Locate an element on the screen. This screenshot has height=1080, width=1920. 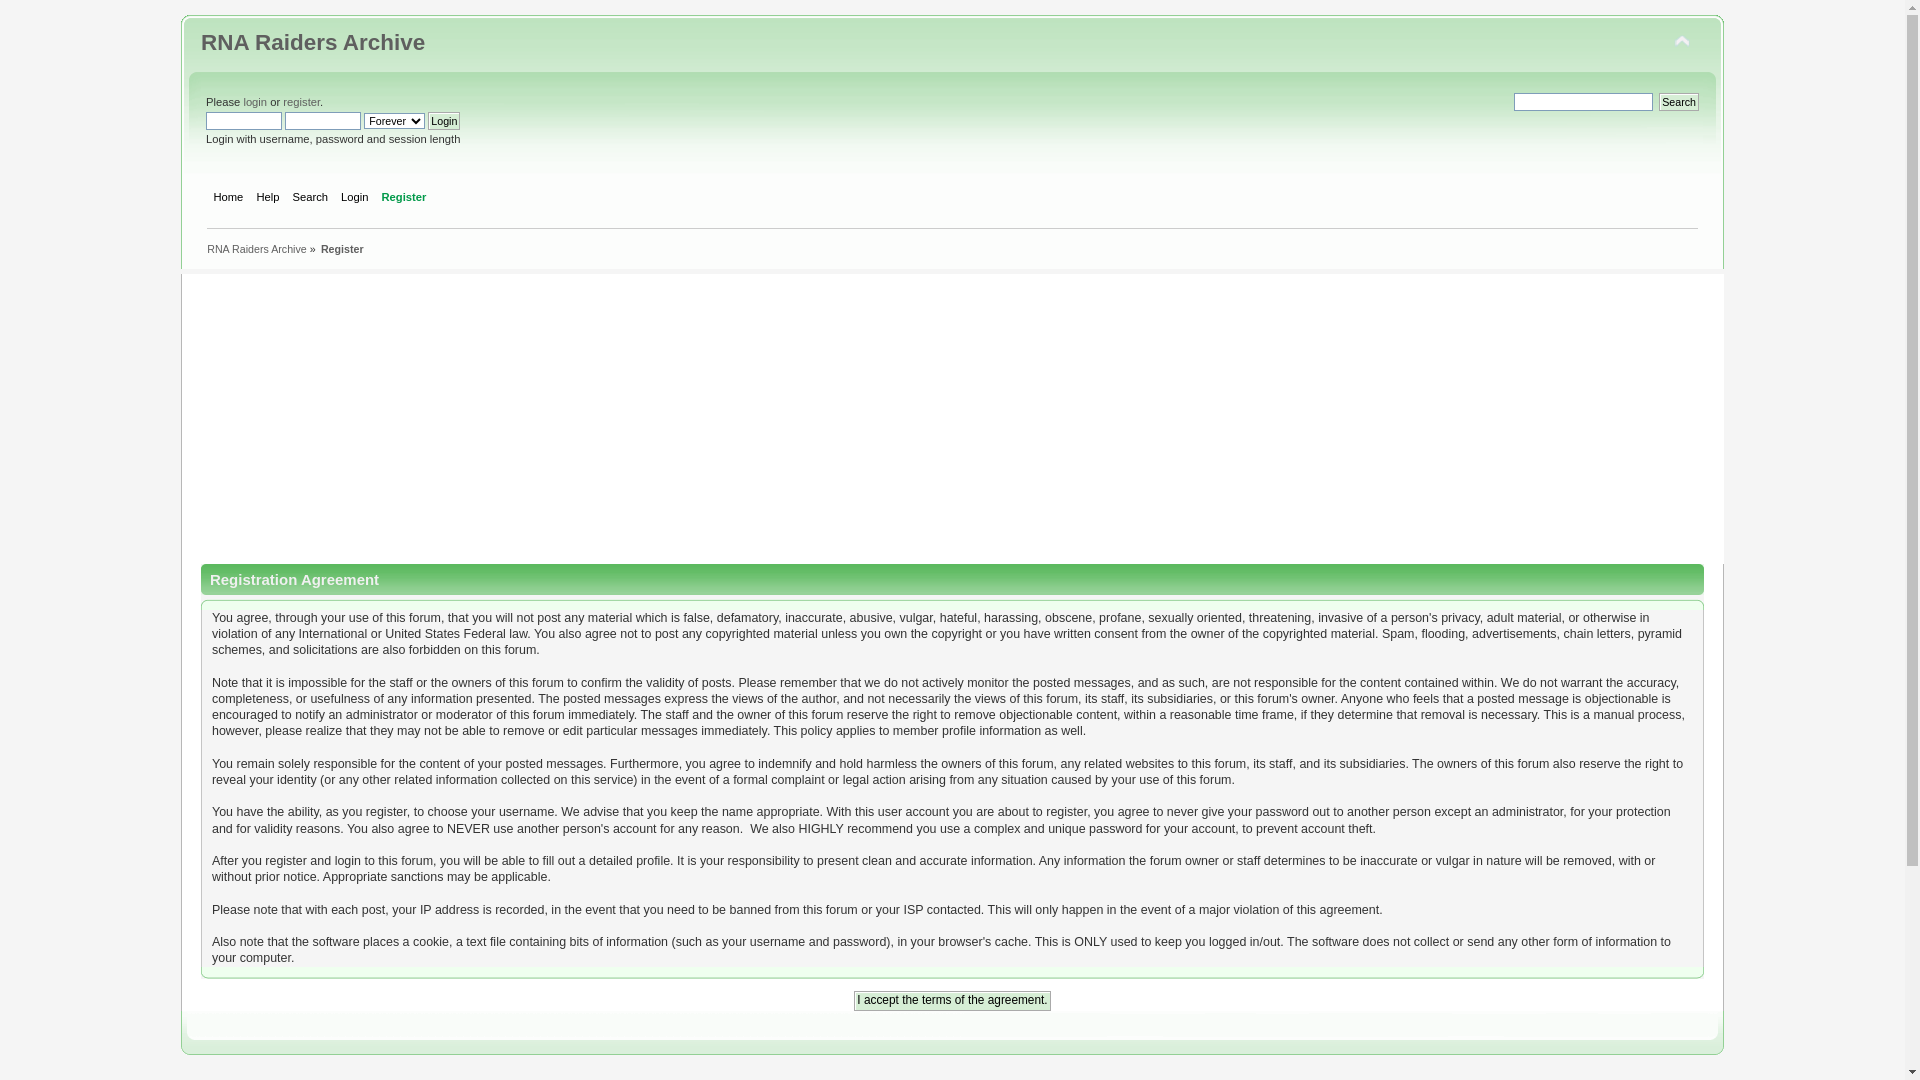
'I accept the terms of the agreement.' is located at coordinates (950, 1001).